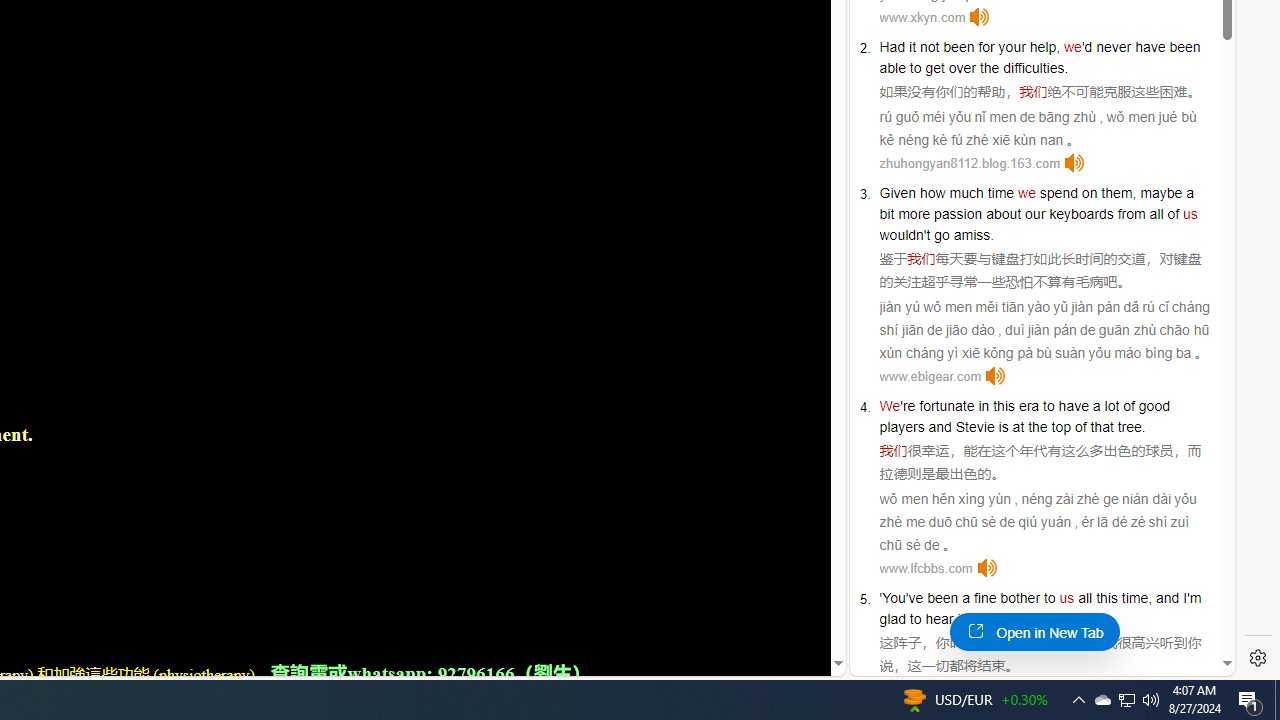 The height and width of the screenshot is (720, 1280). Describe the element at coordinates (938, 618) in the screenshot. I see `'hear'` at that location.